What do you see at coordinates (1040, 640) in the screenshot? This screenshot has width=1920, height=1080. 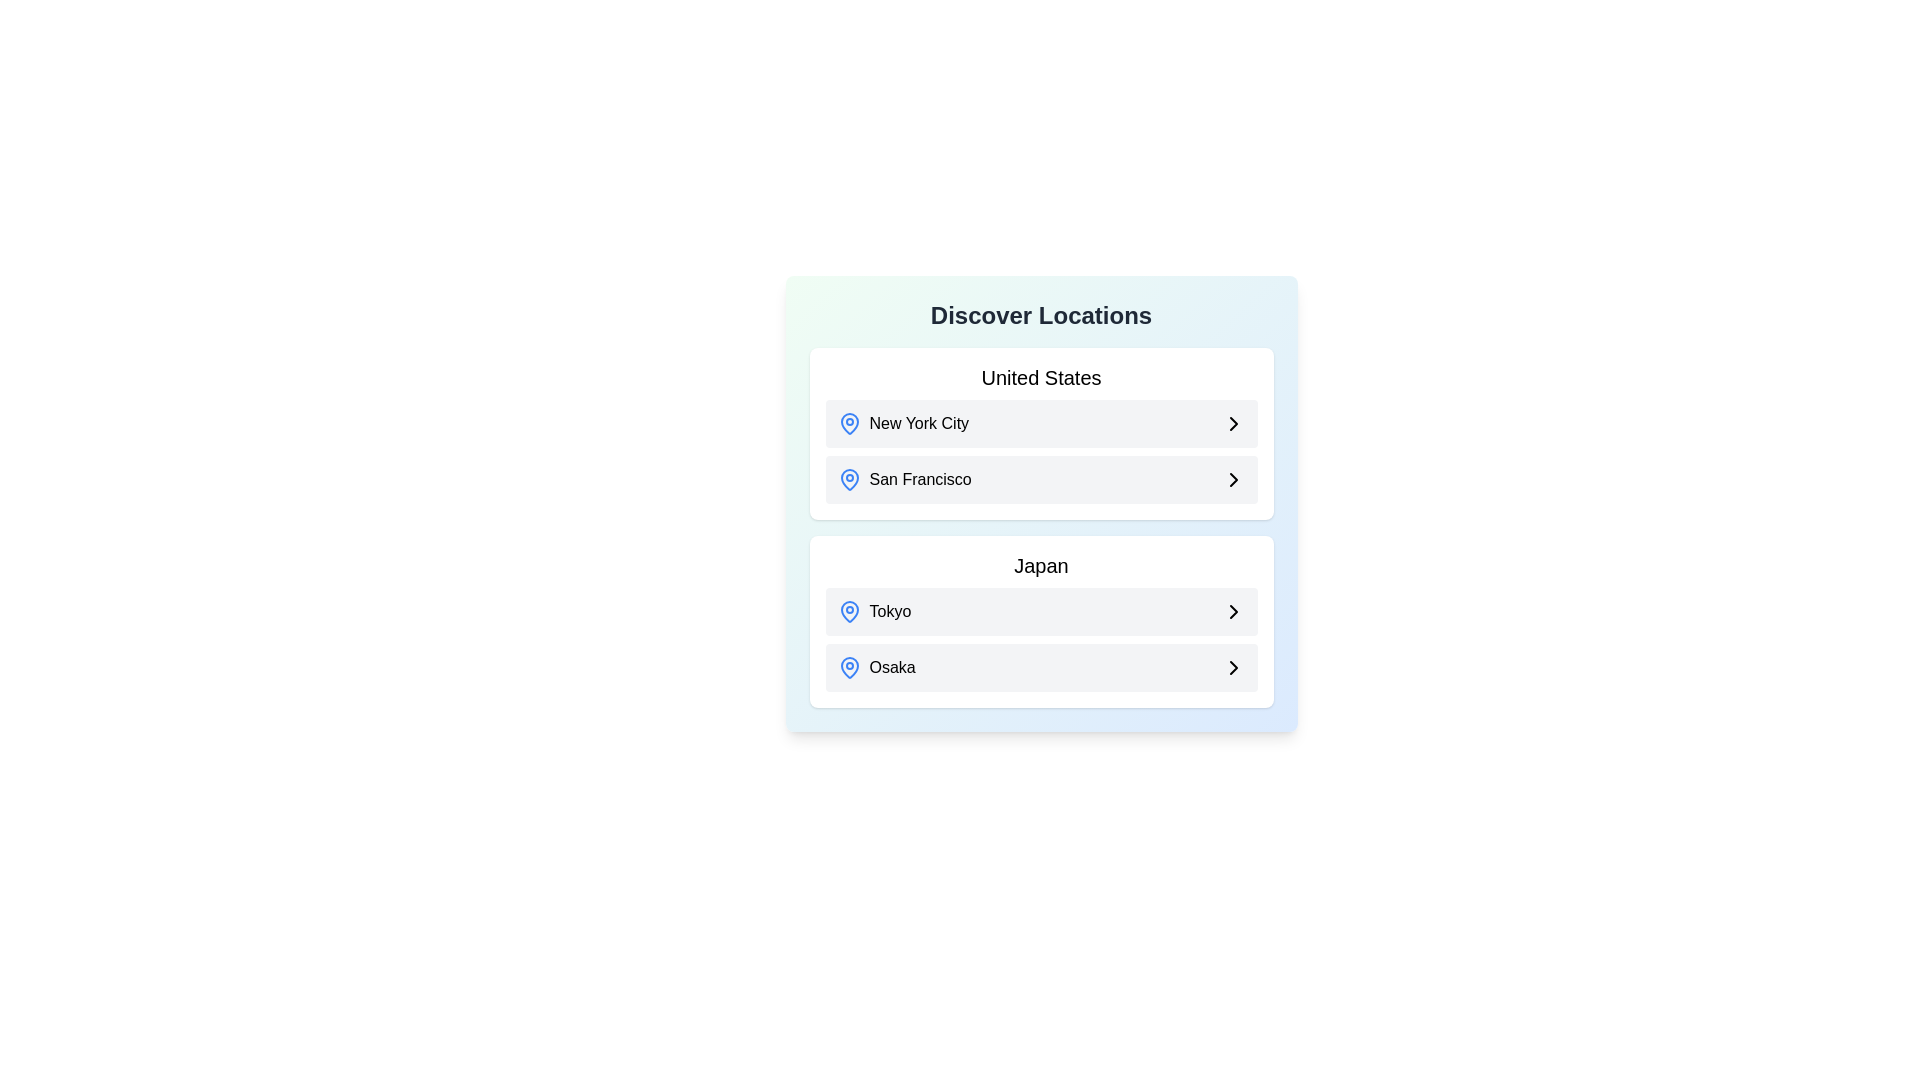 I see `the list item within the 'Japan' section of the menu that allows navigation to details about 'Tokyo' or 'Osaka'` at bounding box center [1040, 640].